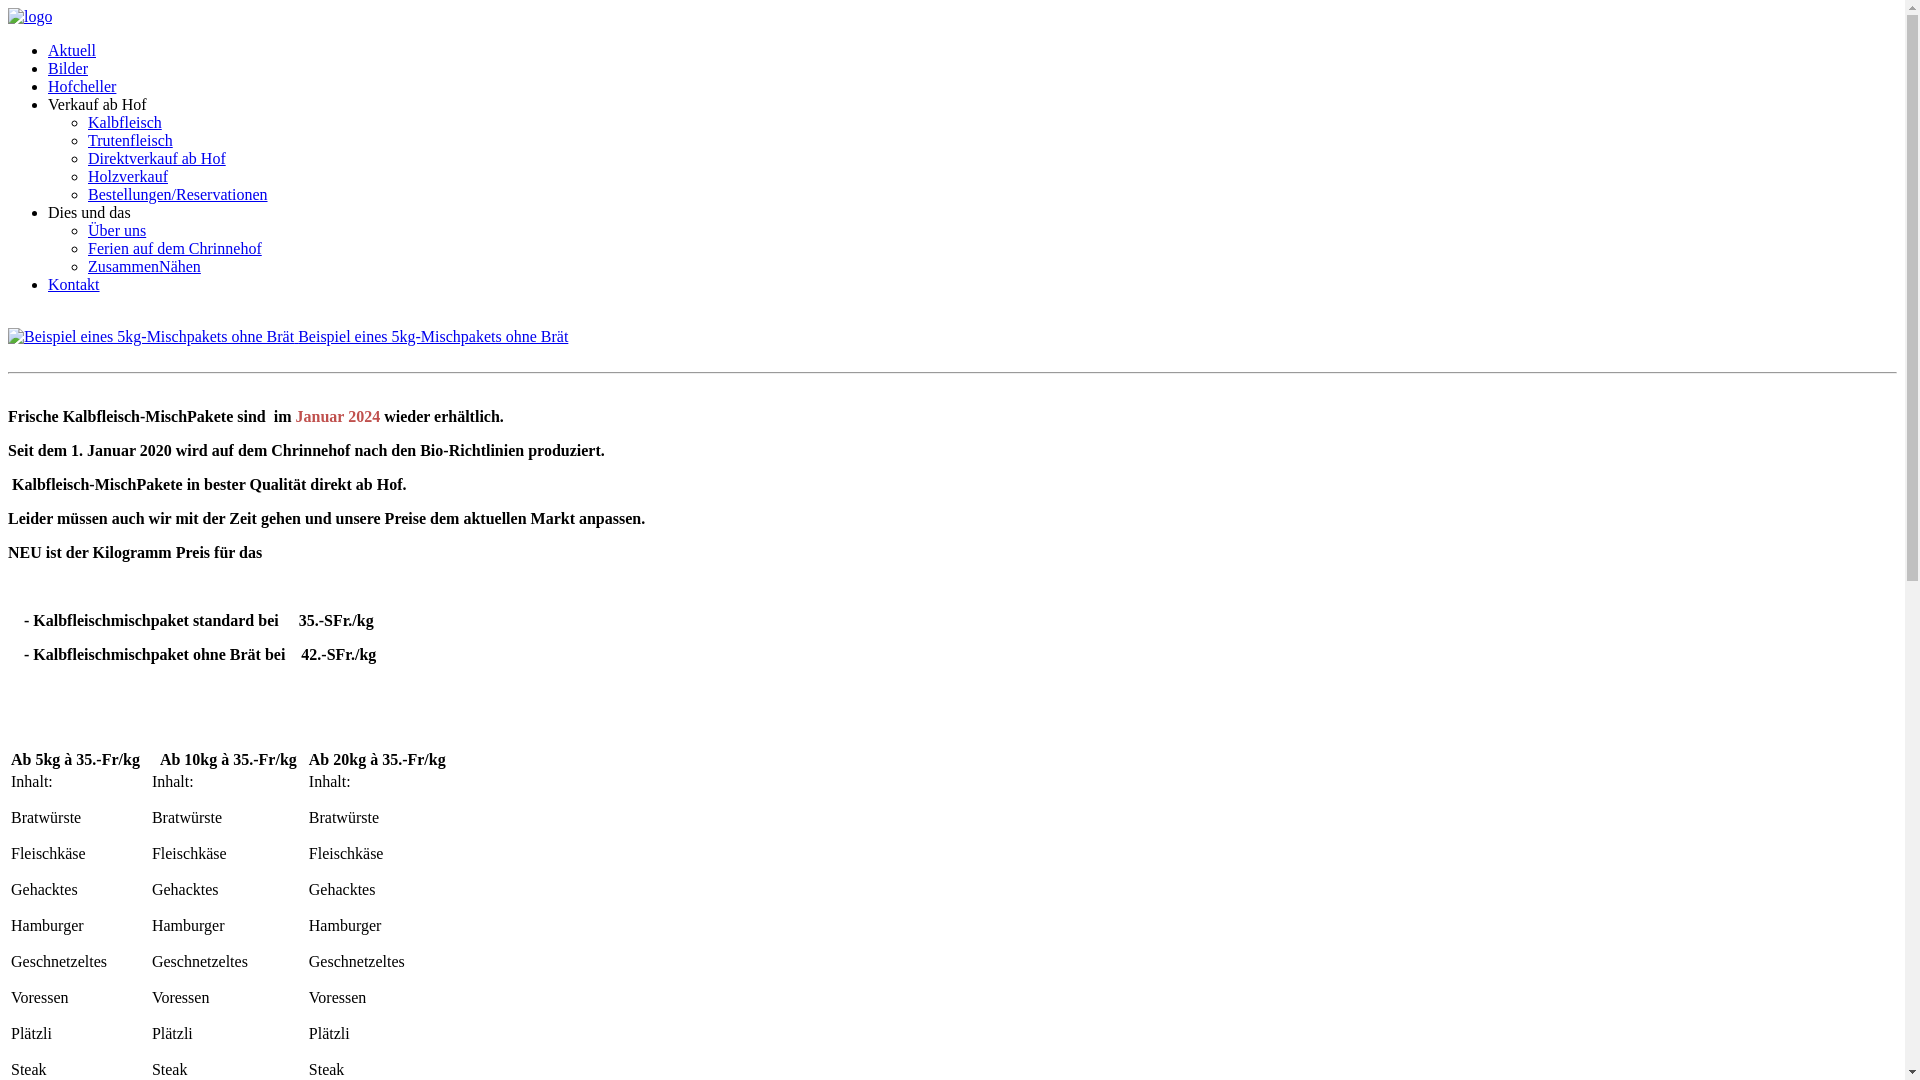 The height and width of the screenshot is (1080, 1920). What do you see at coordinates (177, 194) in the screenshot?
I see `'Bestellungen/Reservationen'` at bounding box center [177, 194].